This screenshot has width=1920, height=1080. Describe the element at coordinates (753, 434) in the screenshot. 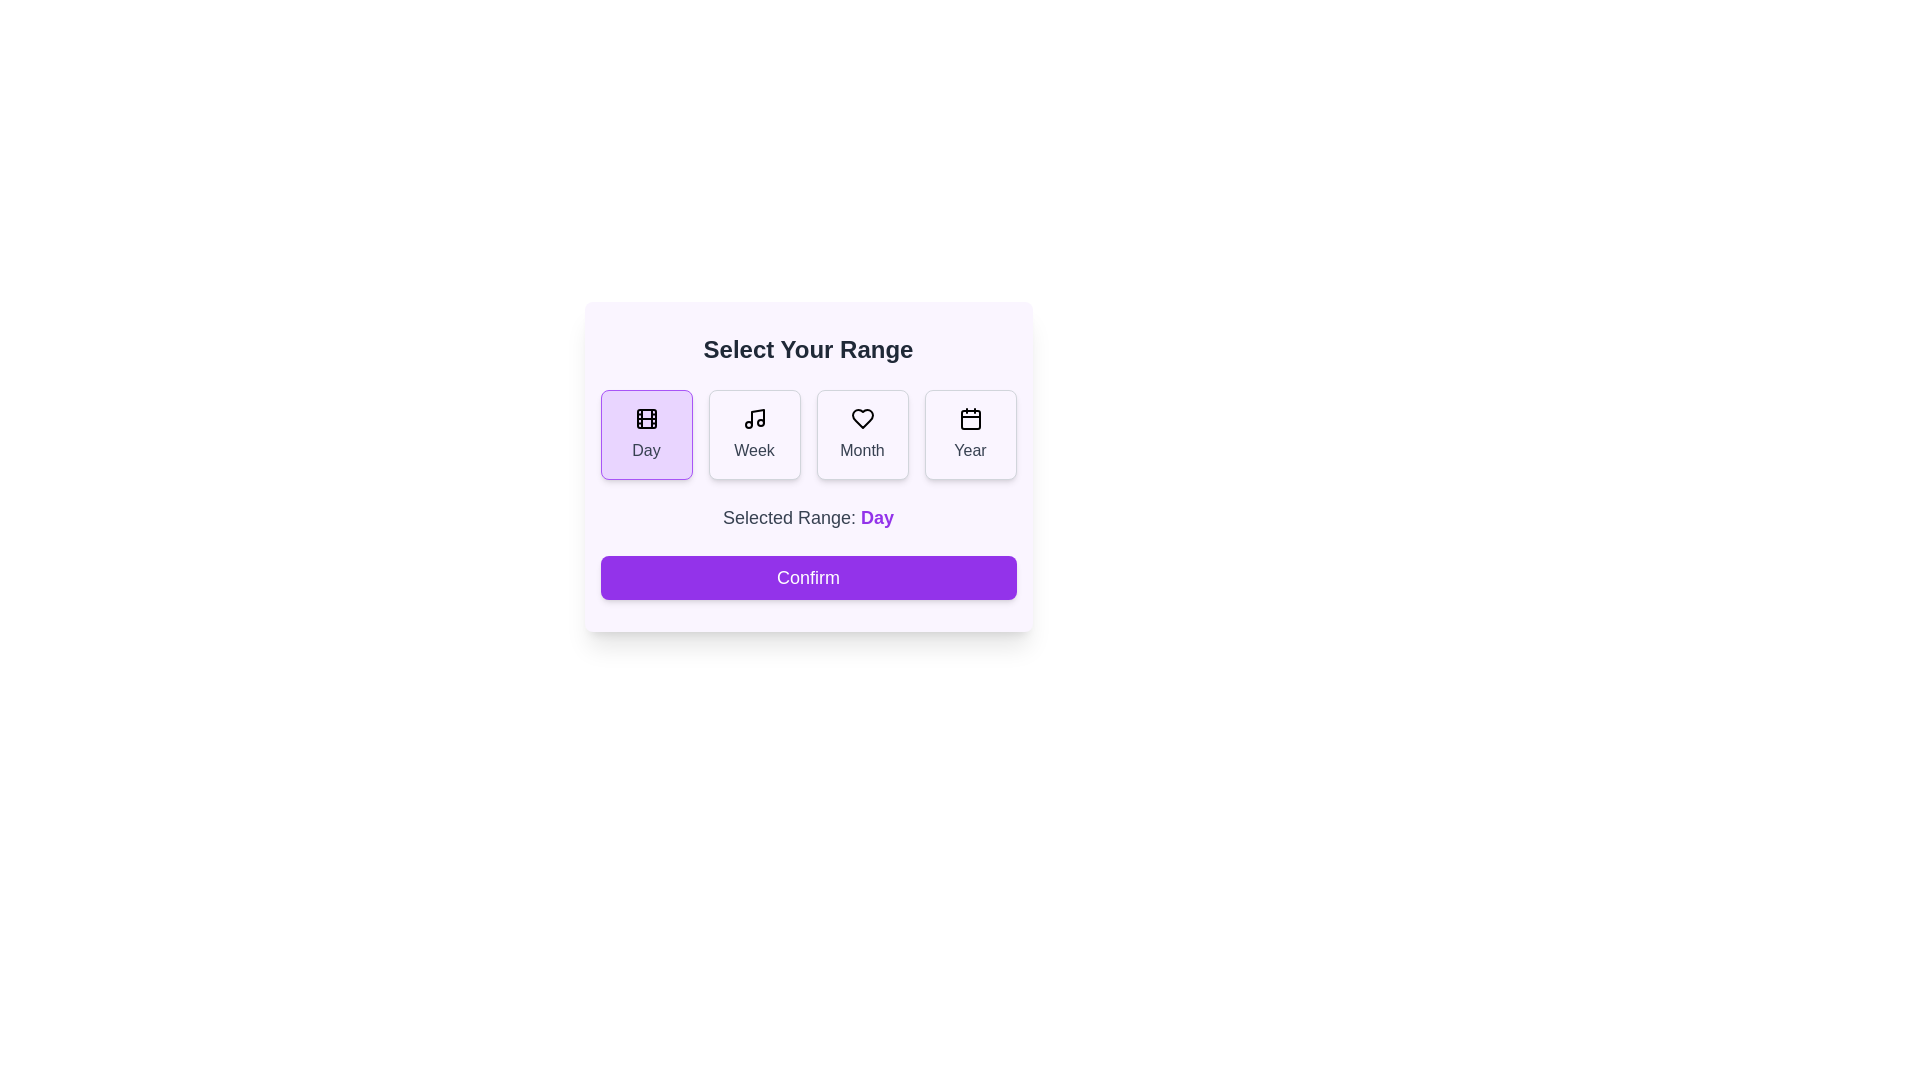

I see `the 'Week' button` at that location.